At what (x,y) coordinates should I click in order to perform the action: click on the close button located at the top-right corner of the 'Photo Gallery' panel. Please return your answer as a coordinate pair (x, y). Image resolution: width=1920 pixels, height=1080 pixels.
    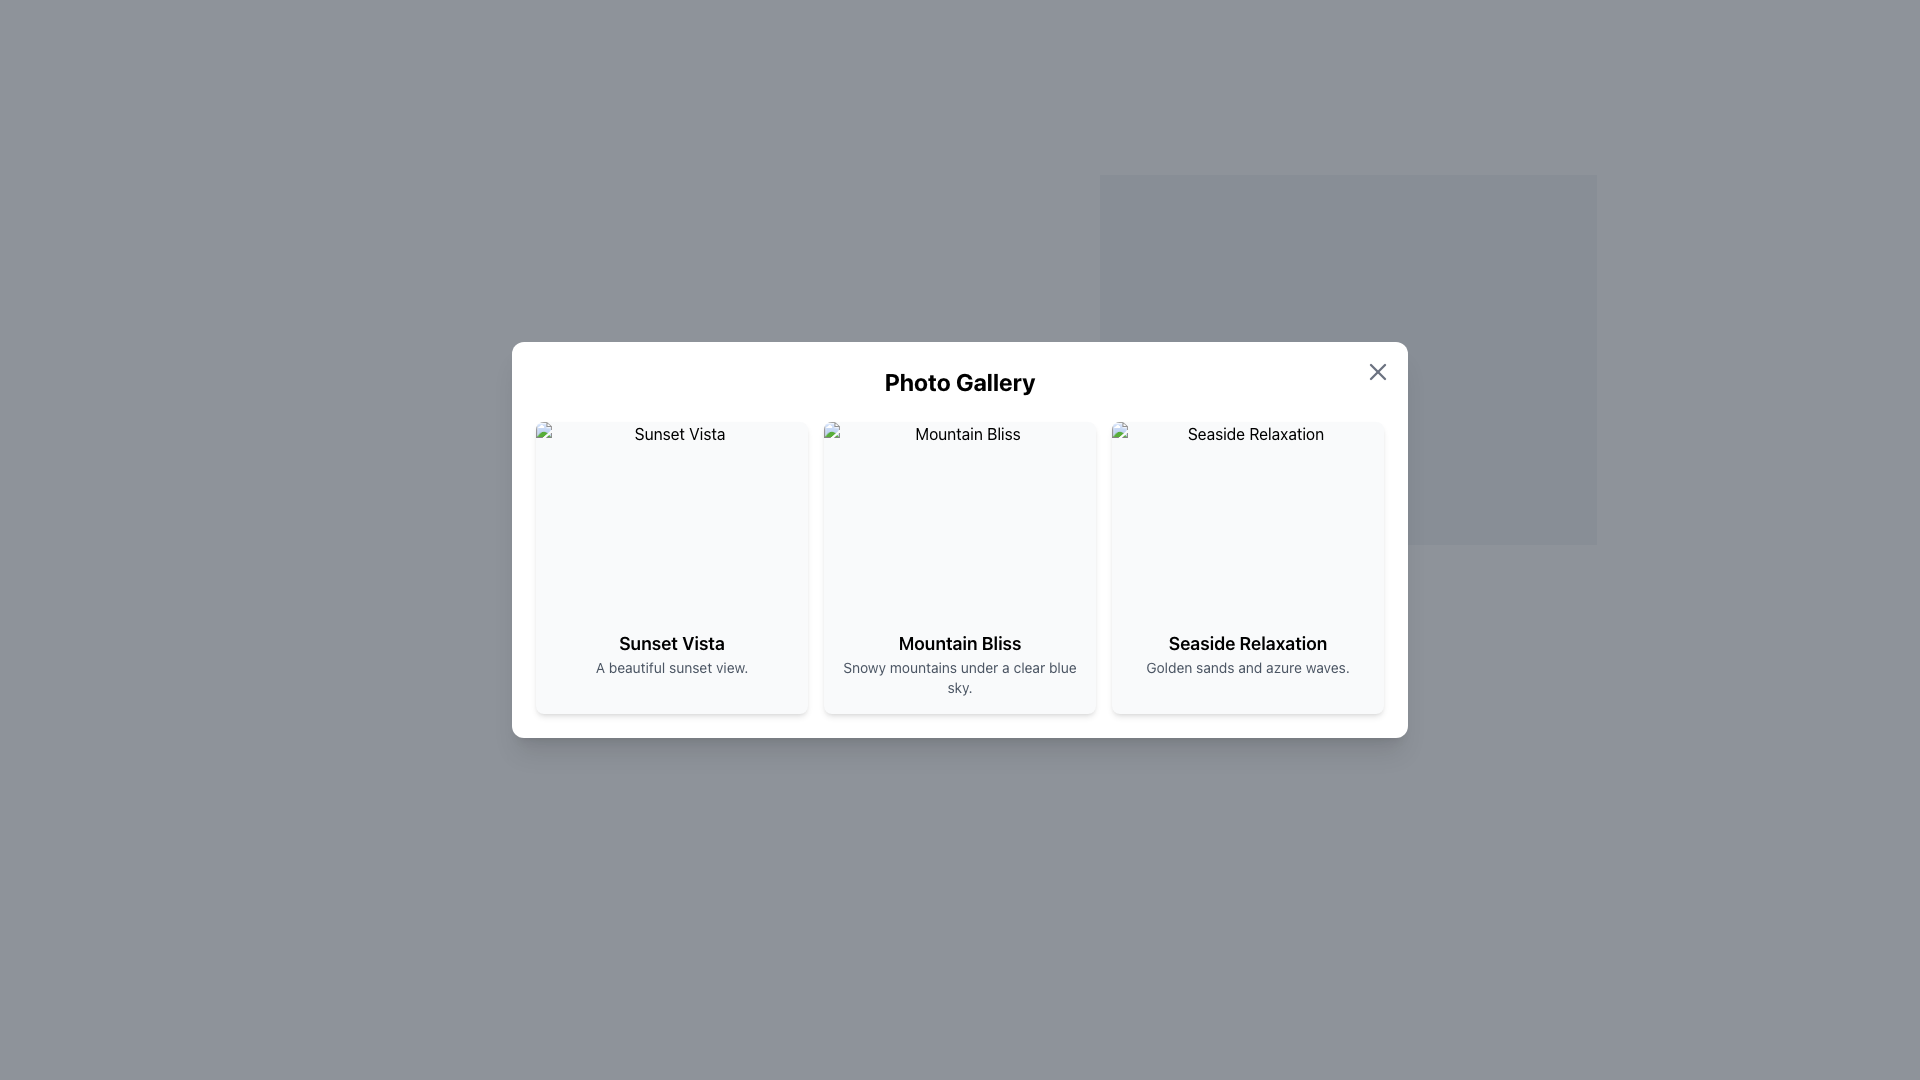
    Looking at the image, I should click on (1348, 346).